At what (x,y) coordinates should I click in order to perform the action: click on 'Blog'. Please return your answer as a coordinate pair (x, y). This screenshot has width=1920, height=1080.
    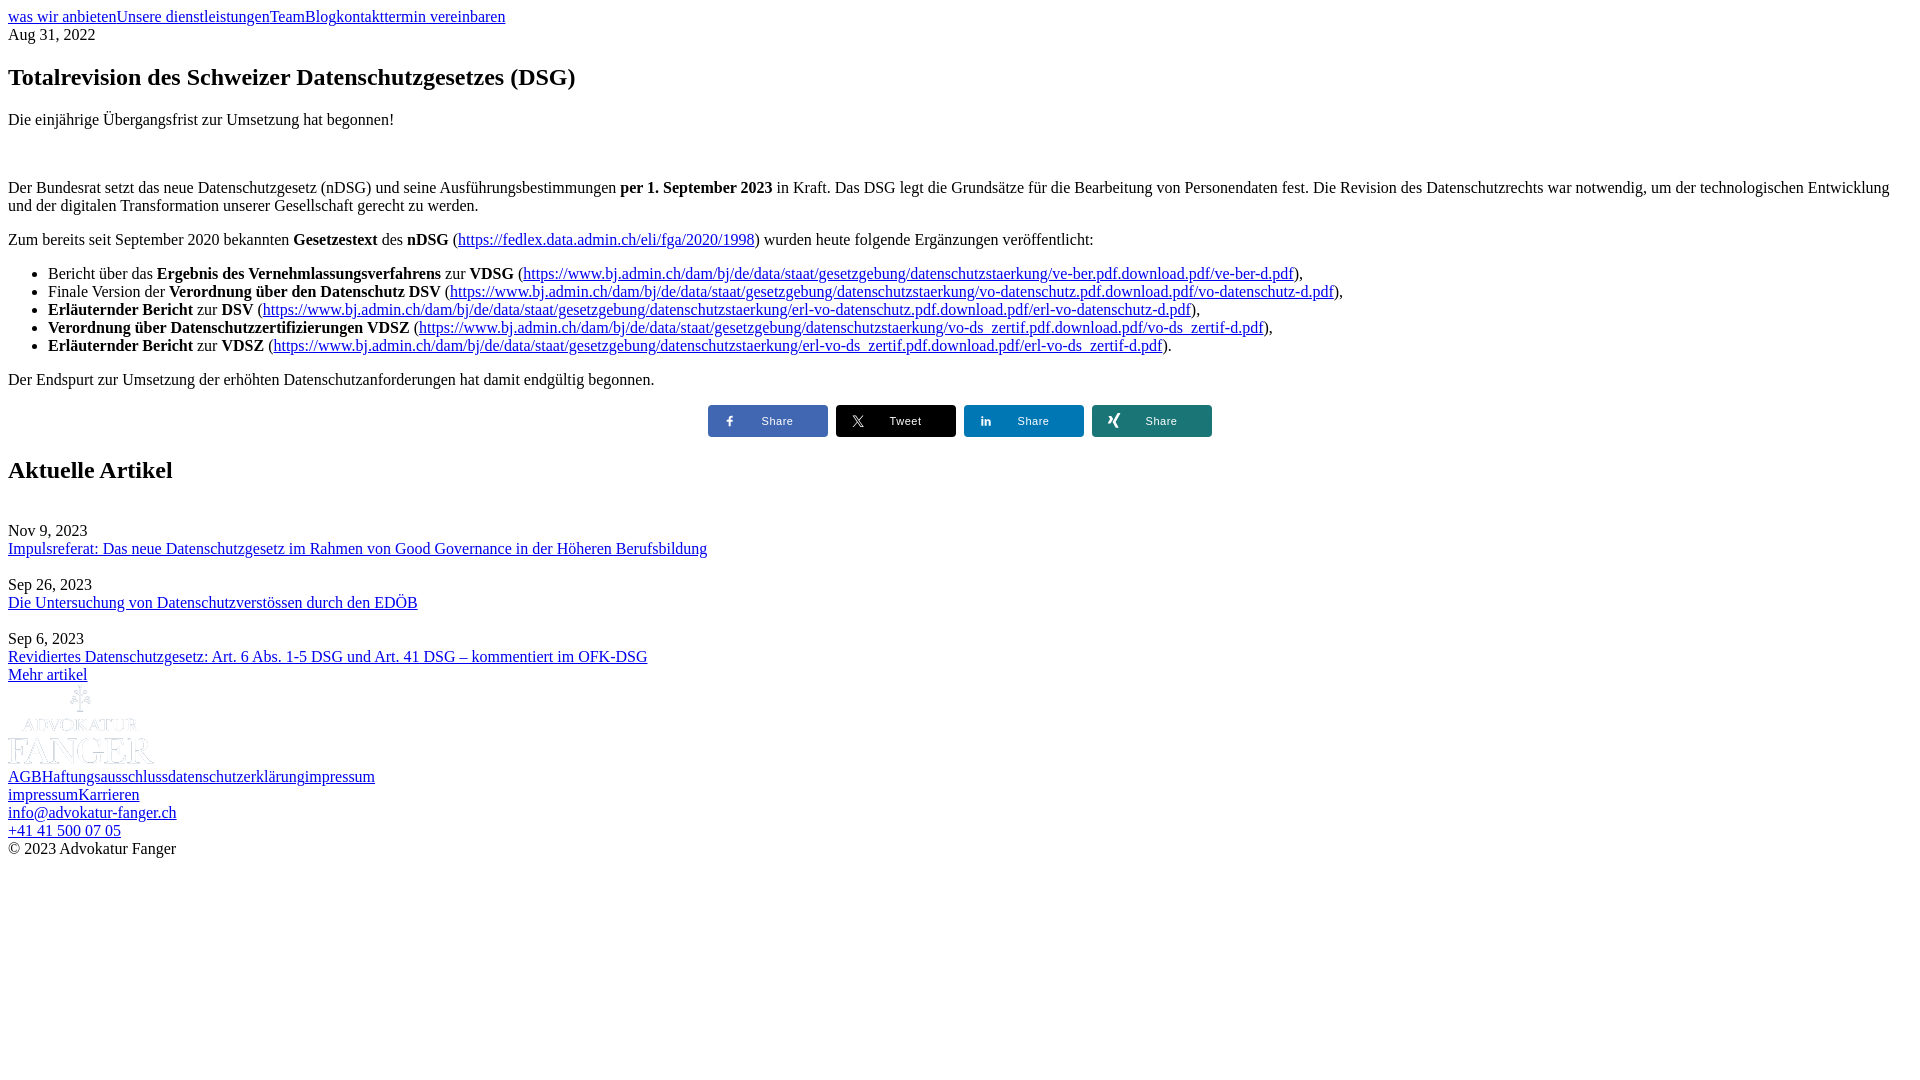
    Looking at the image, I should click on (320, 16).